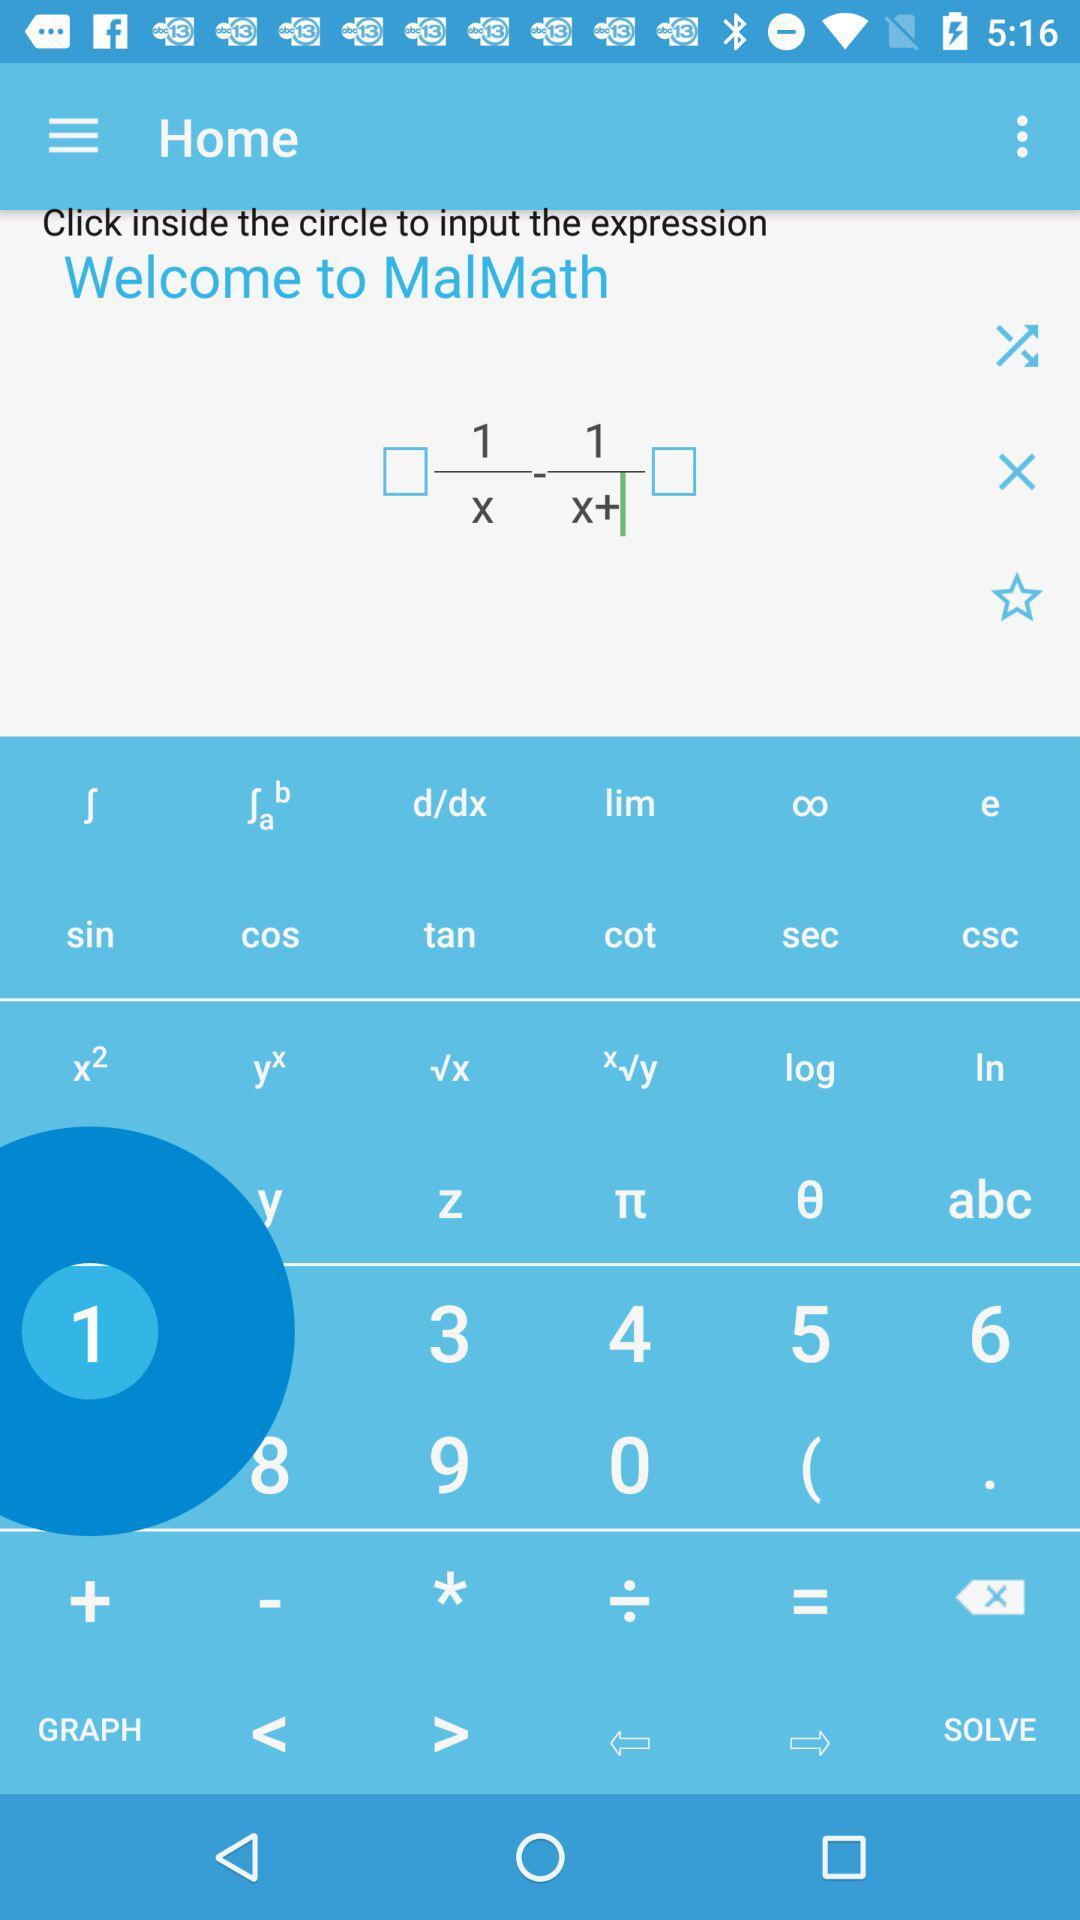 This screenshot has height=1920, width=1080. Describe the element at coordinates (1017, 596) in the screenshot. I see `the star icon` at that location.